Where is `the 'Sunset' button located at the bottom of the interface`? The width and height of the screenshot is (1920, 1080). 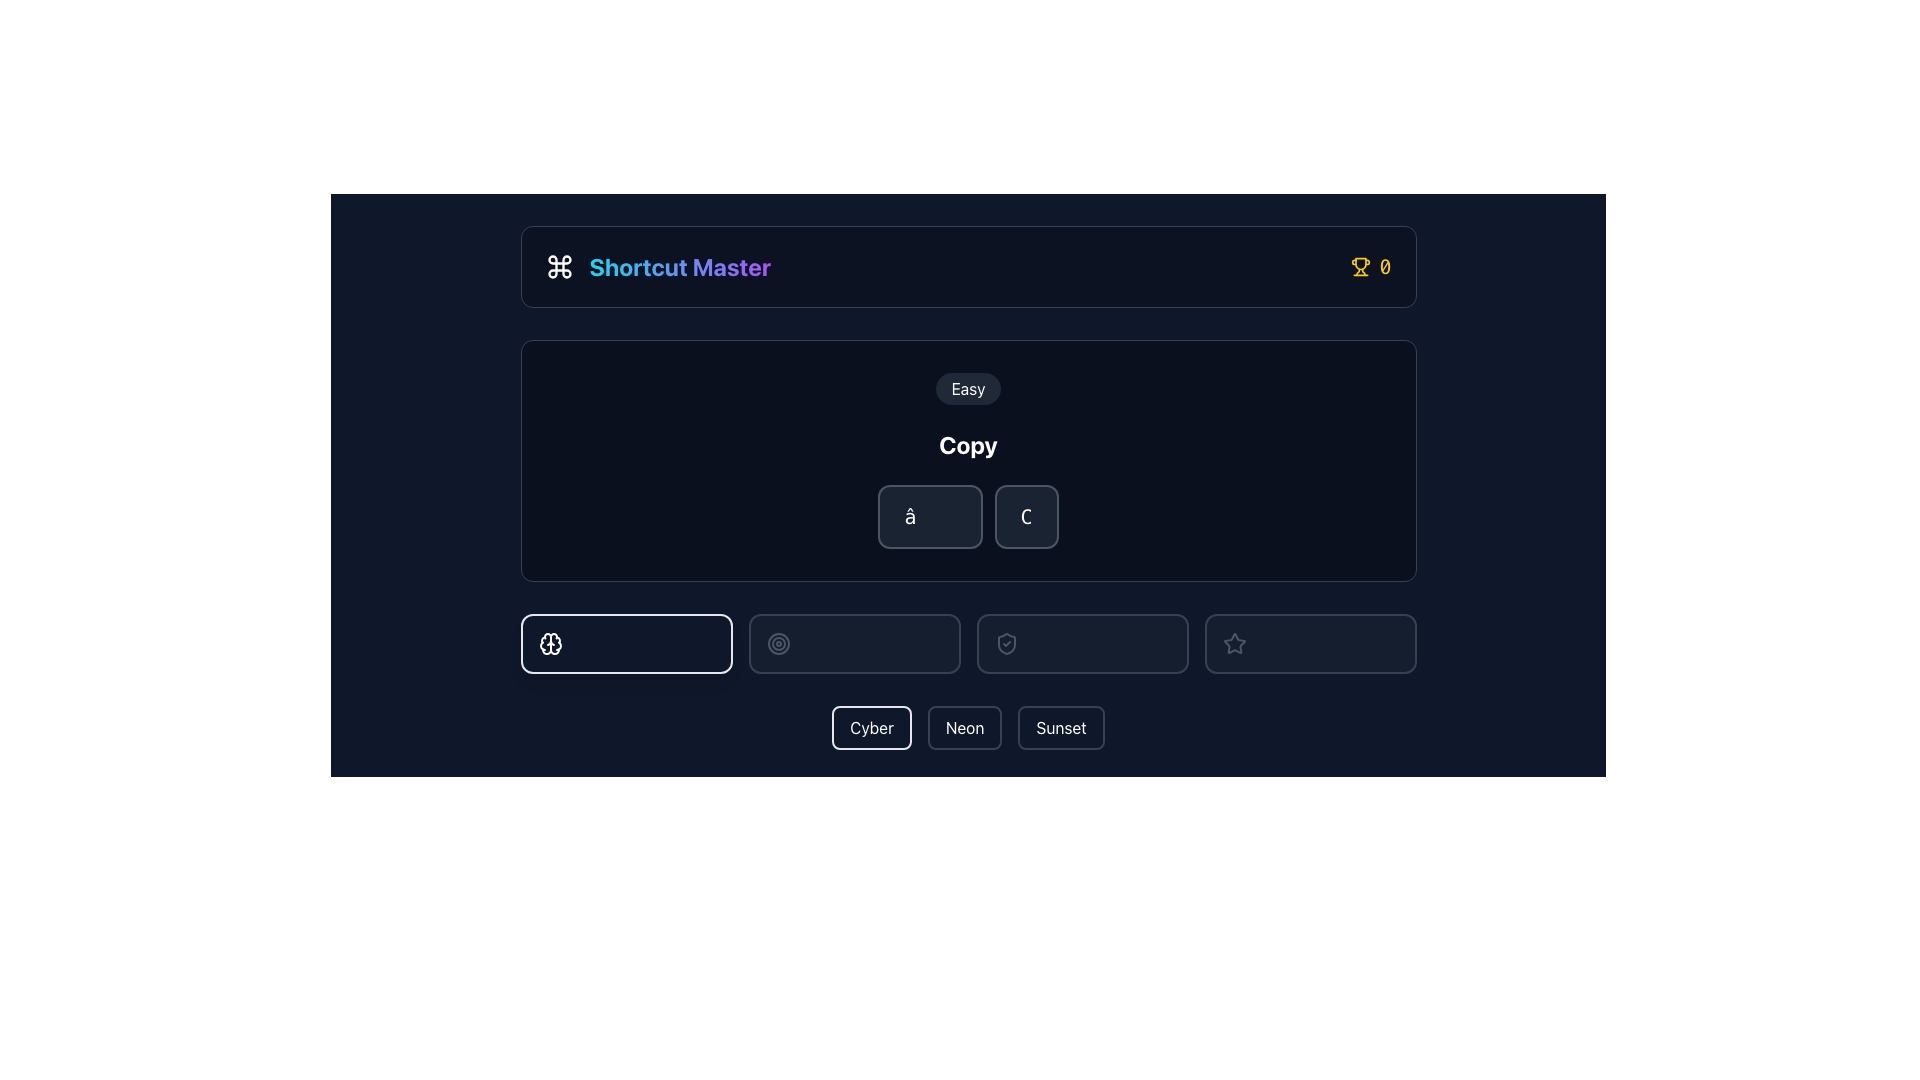 the 'Sunset' button located at the bottom of the interface is located at coordinates (1060, 728).